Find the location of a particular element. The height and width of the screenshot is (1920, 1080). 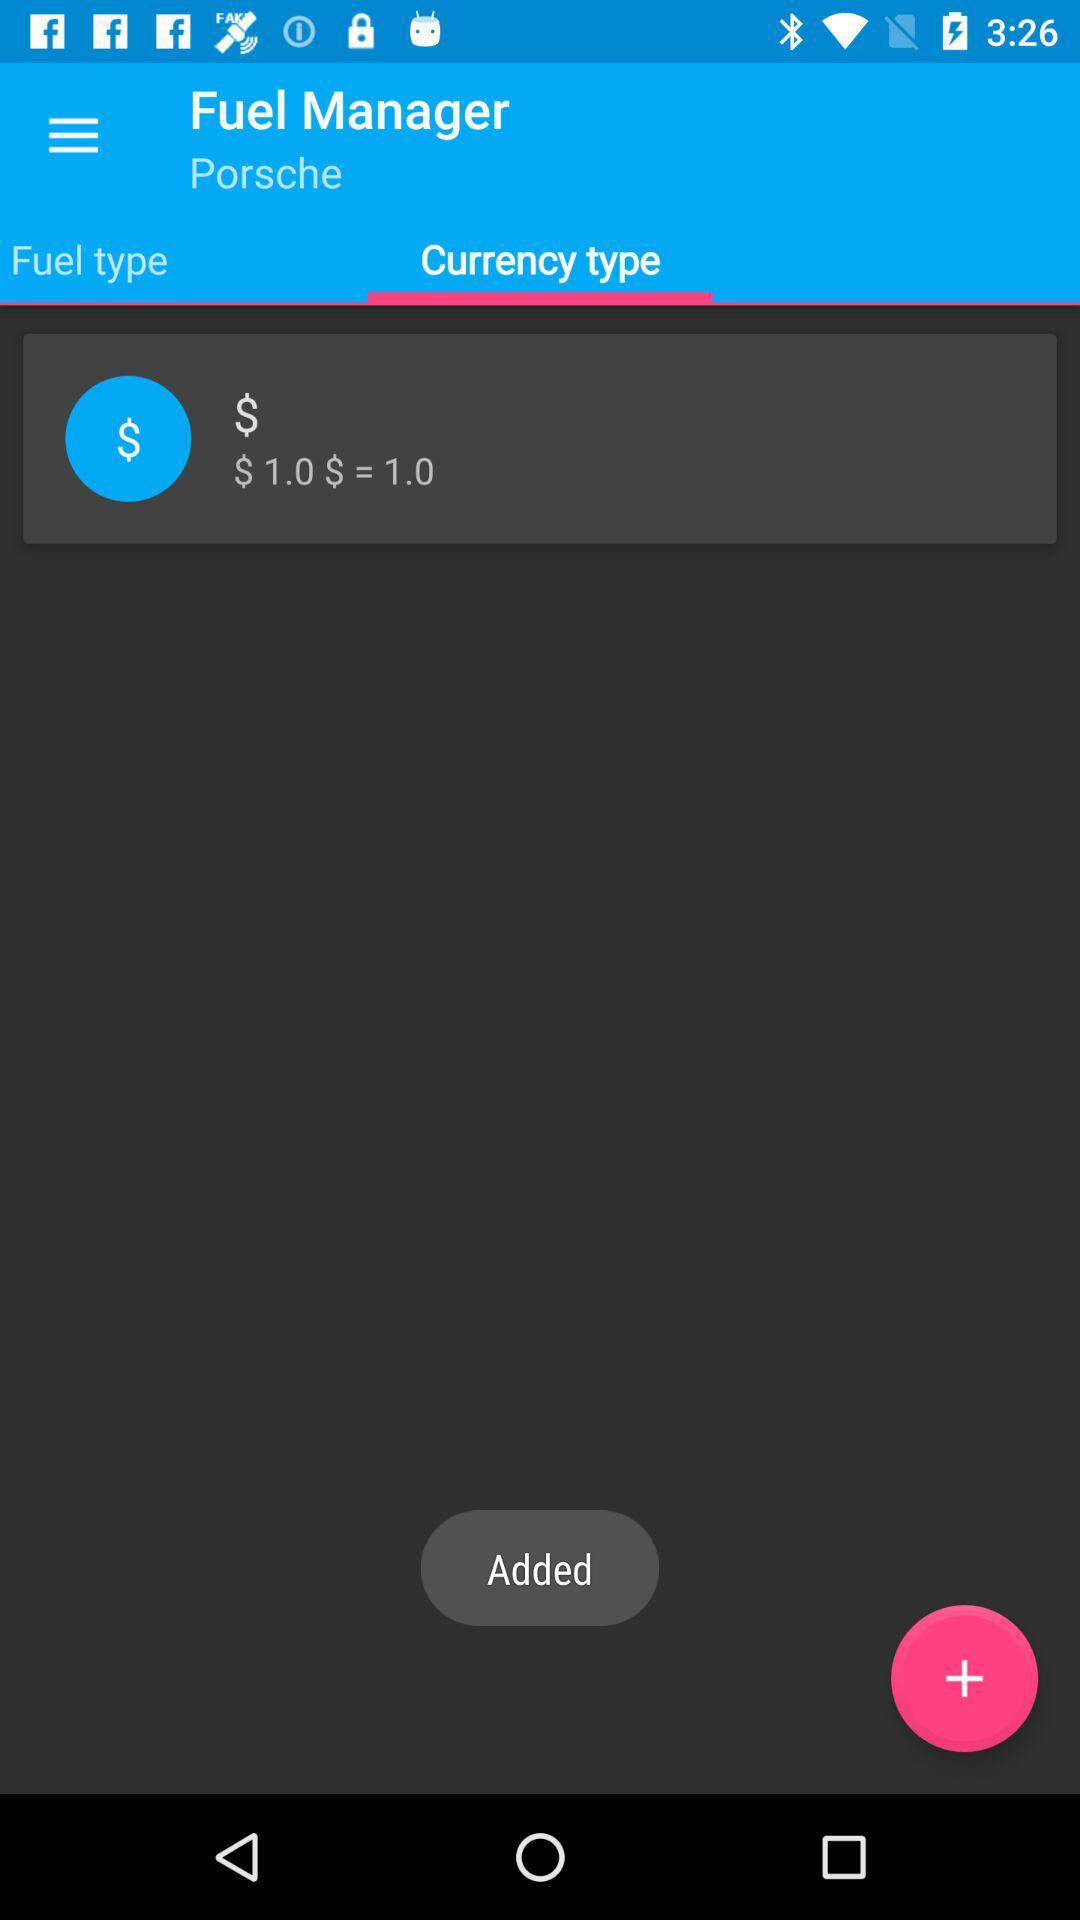

new is located at coordinates (963, 1678).